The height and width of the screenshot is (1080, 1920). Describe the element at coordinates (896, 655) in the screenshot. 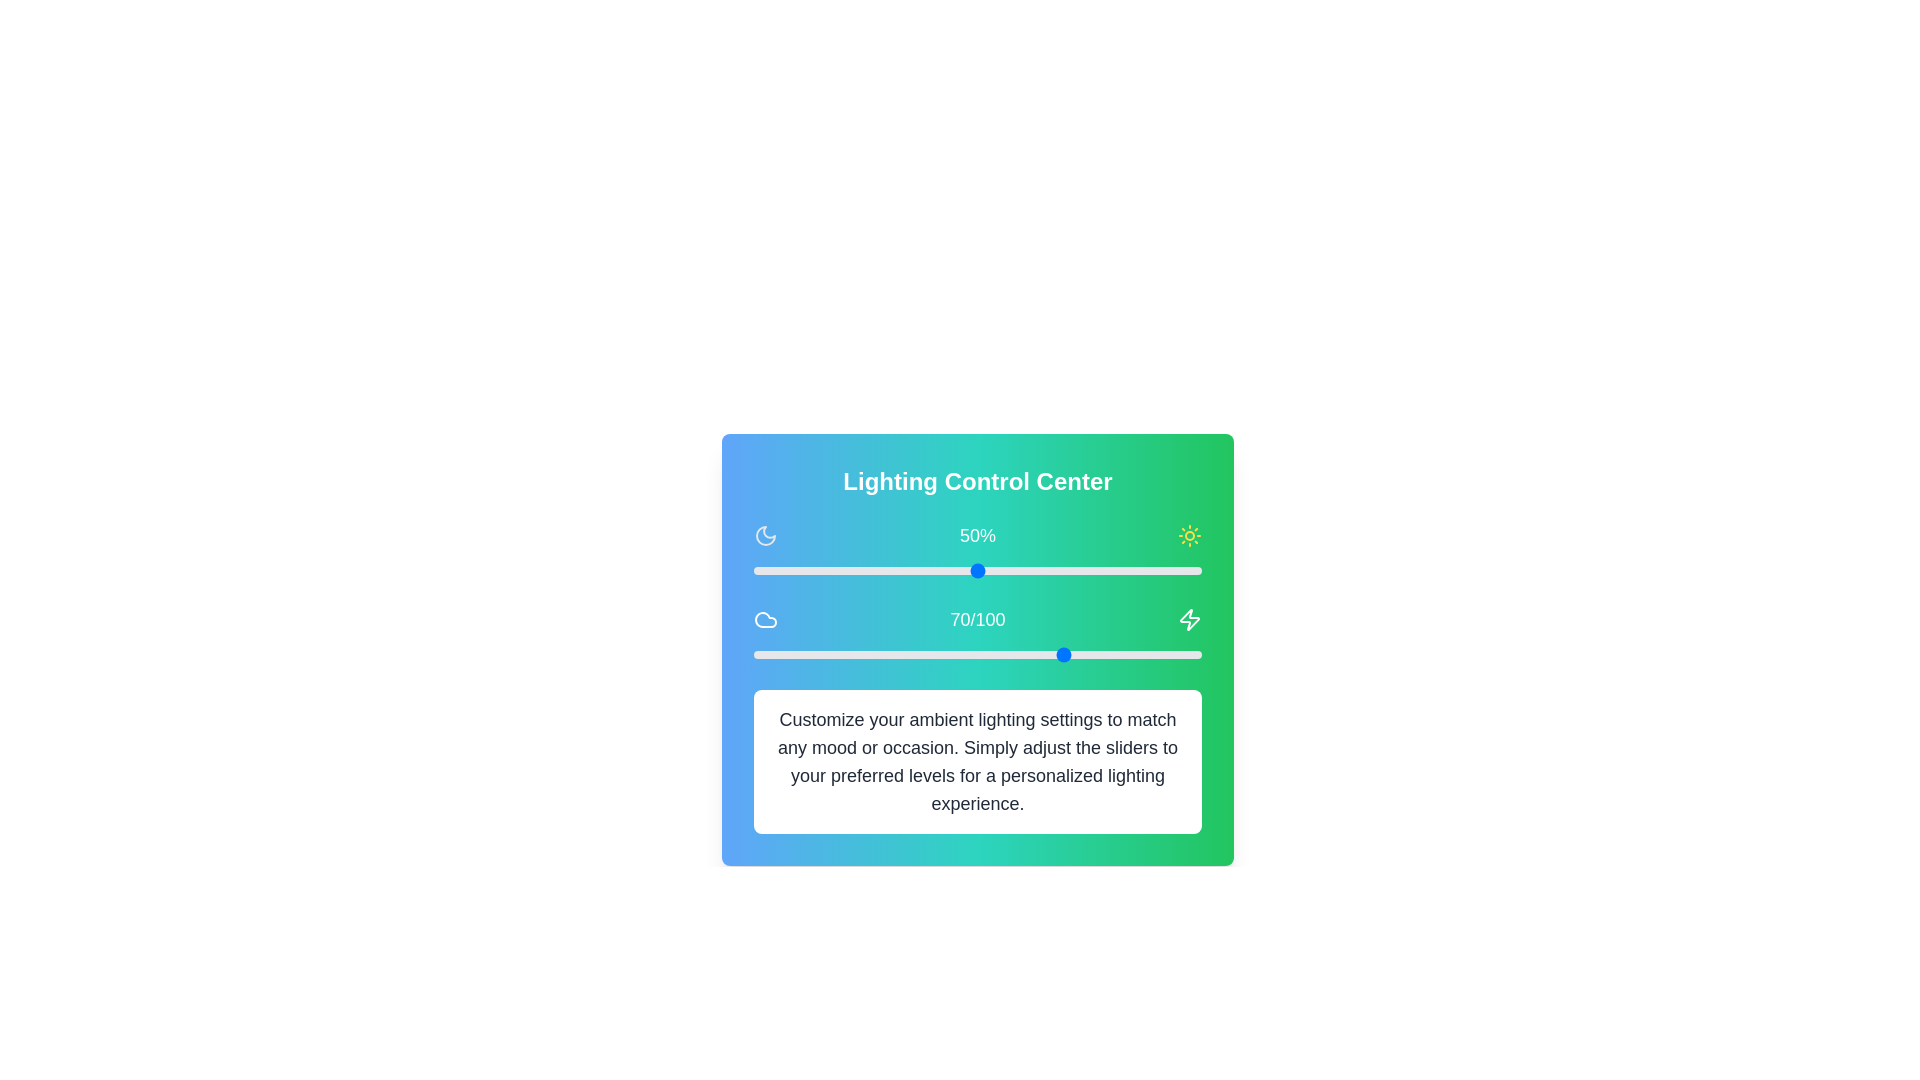

I see `the warmth slider to set the warmth level to 32 (0-100)` at that location.